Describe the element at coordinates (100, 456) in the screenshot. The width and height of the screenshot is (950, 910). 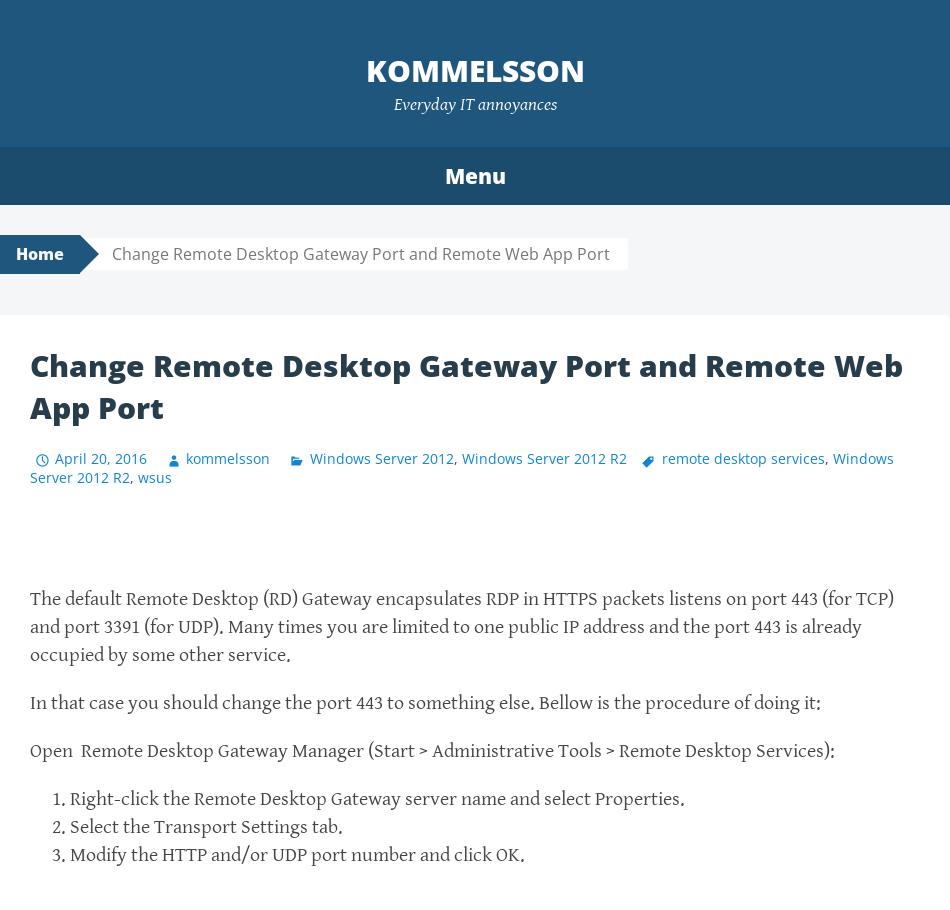
I see `'April 20, 2016'` at that location.